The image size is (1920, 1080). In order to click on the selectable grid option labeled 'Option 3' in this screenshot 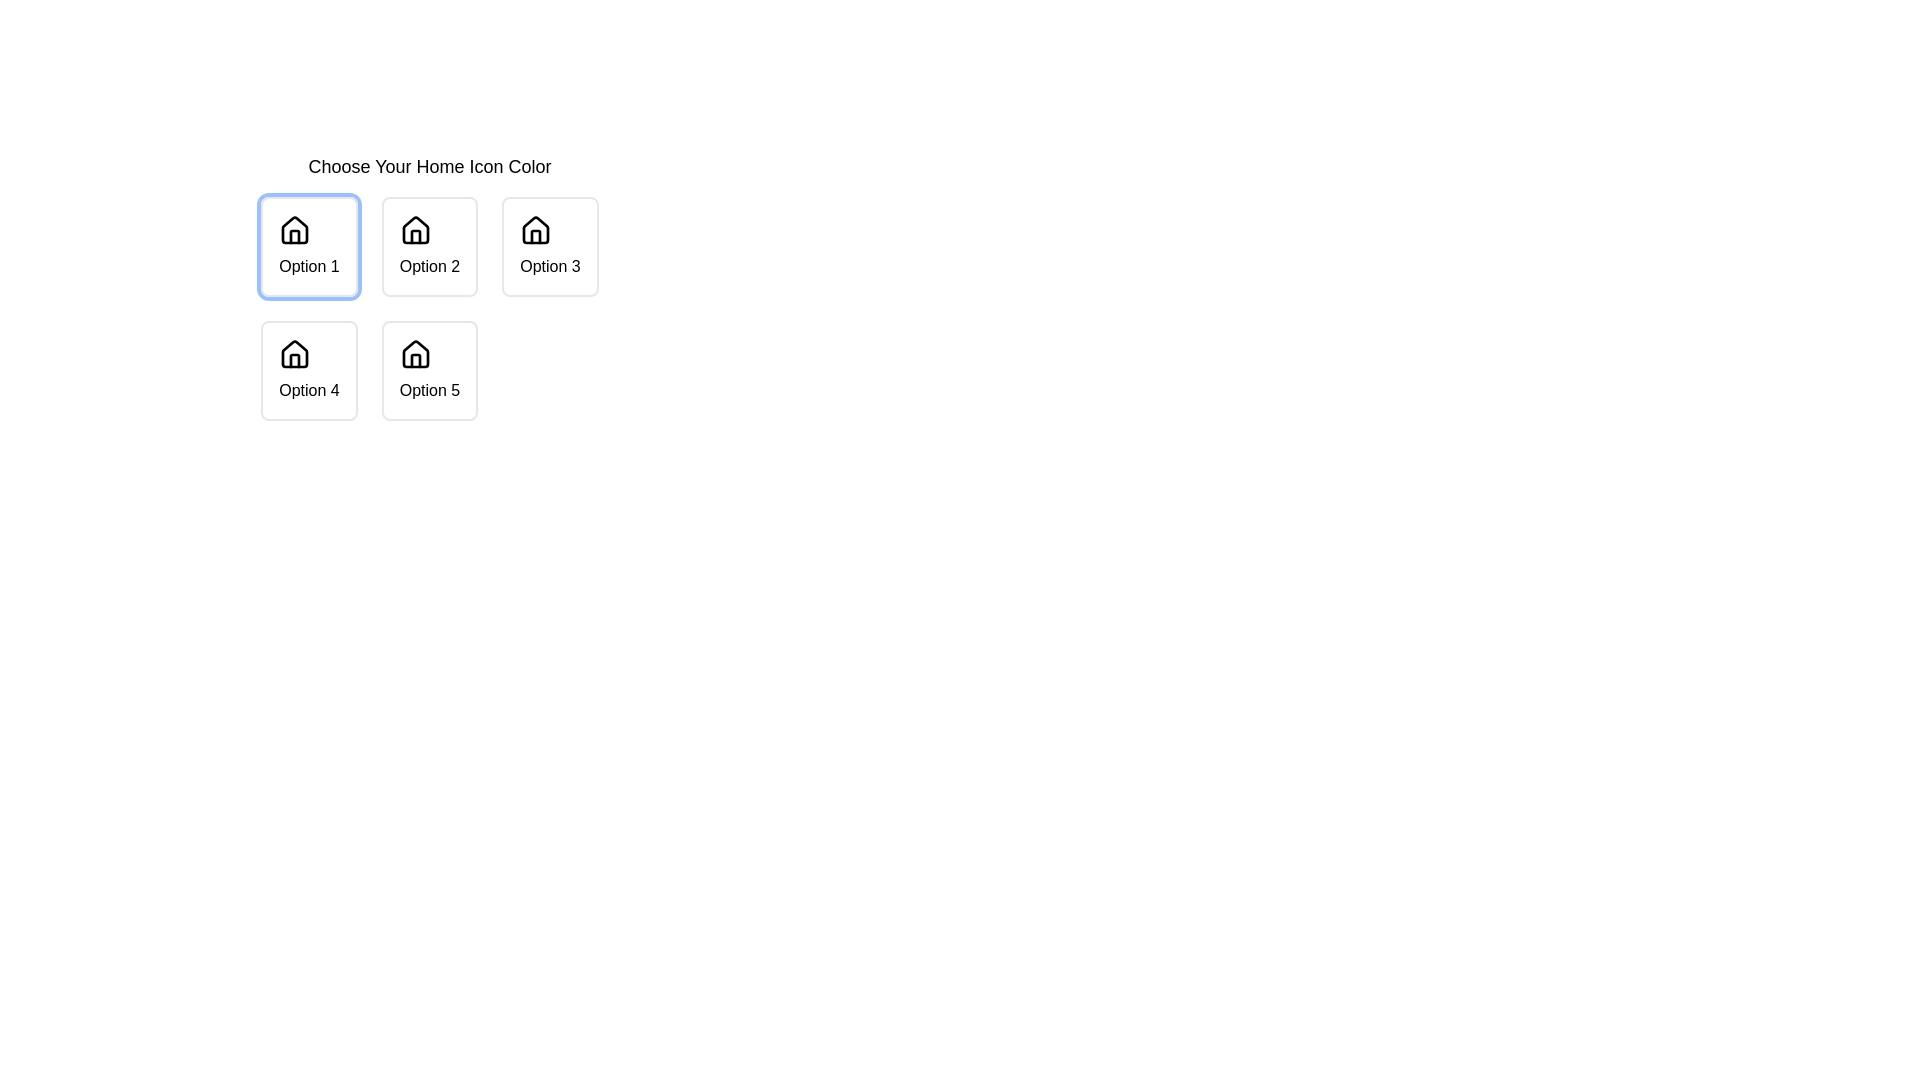, I will do `click(550, 245)`.